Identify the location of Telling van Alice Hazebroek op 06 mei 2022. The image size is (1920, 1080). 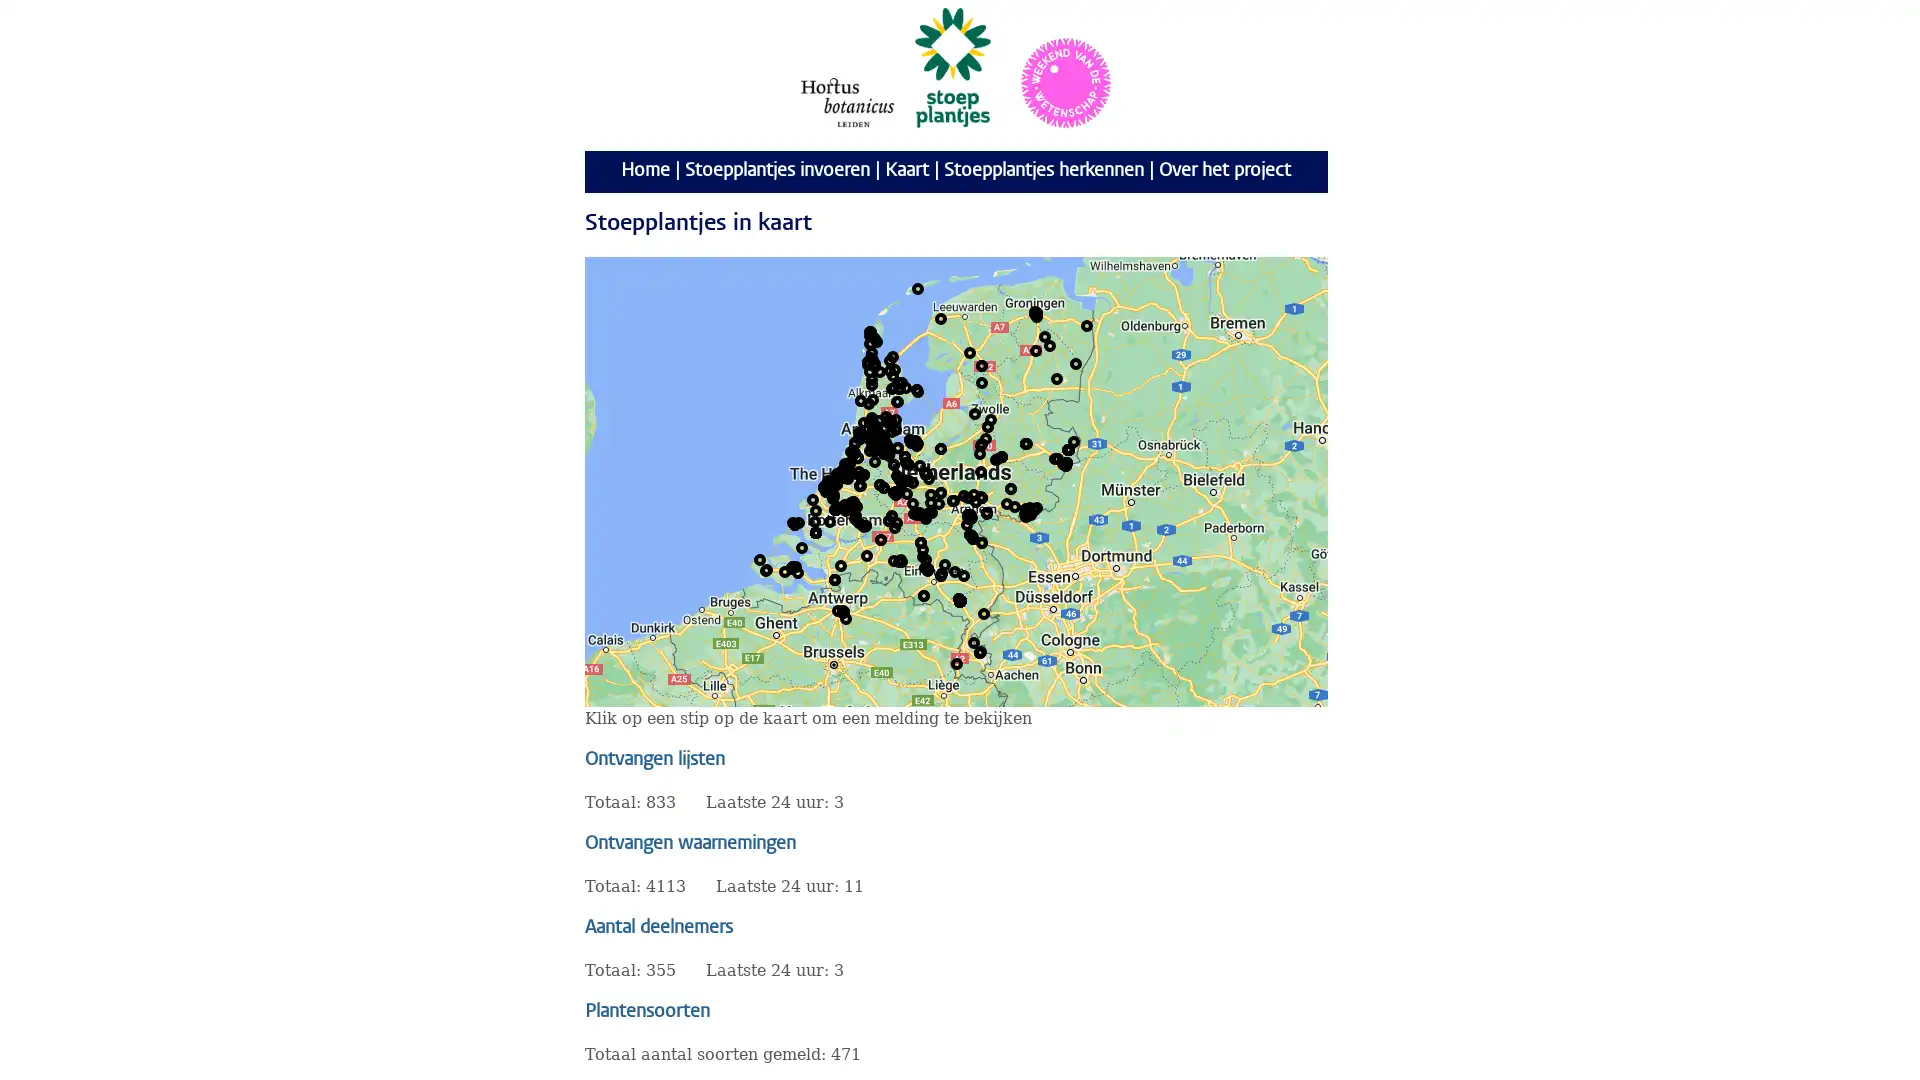
(791, 520).